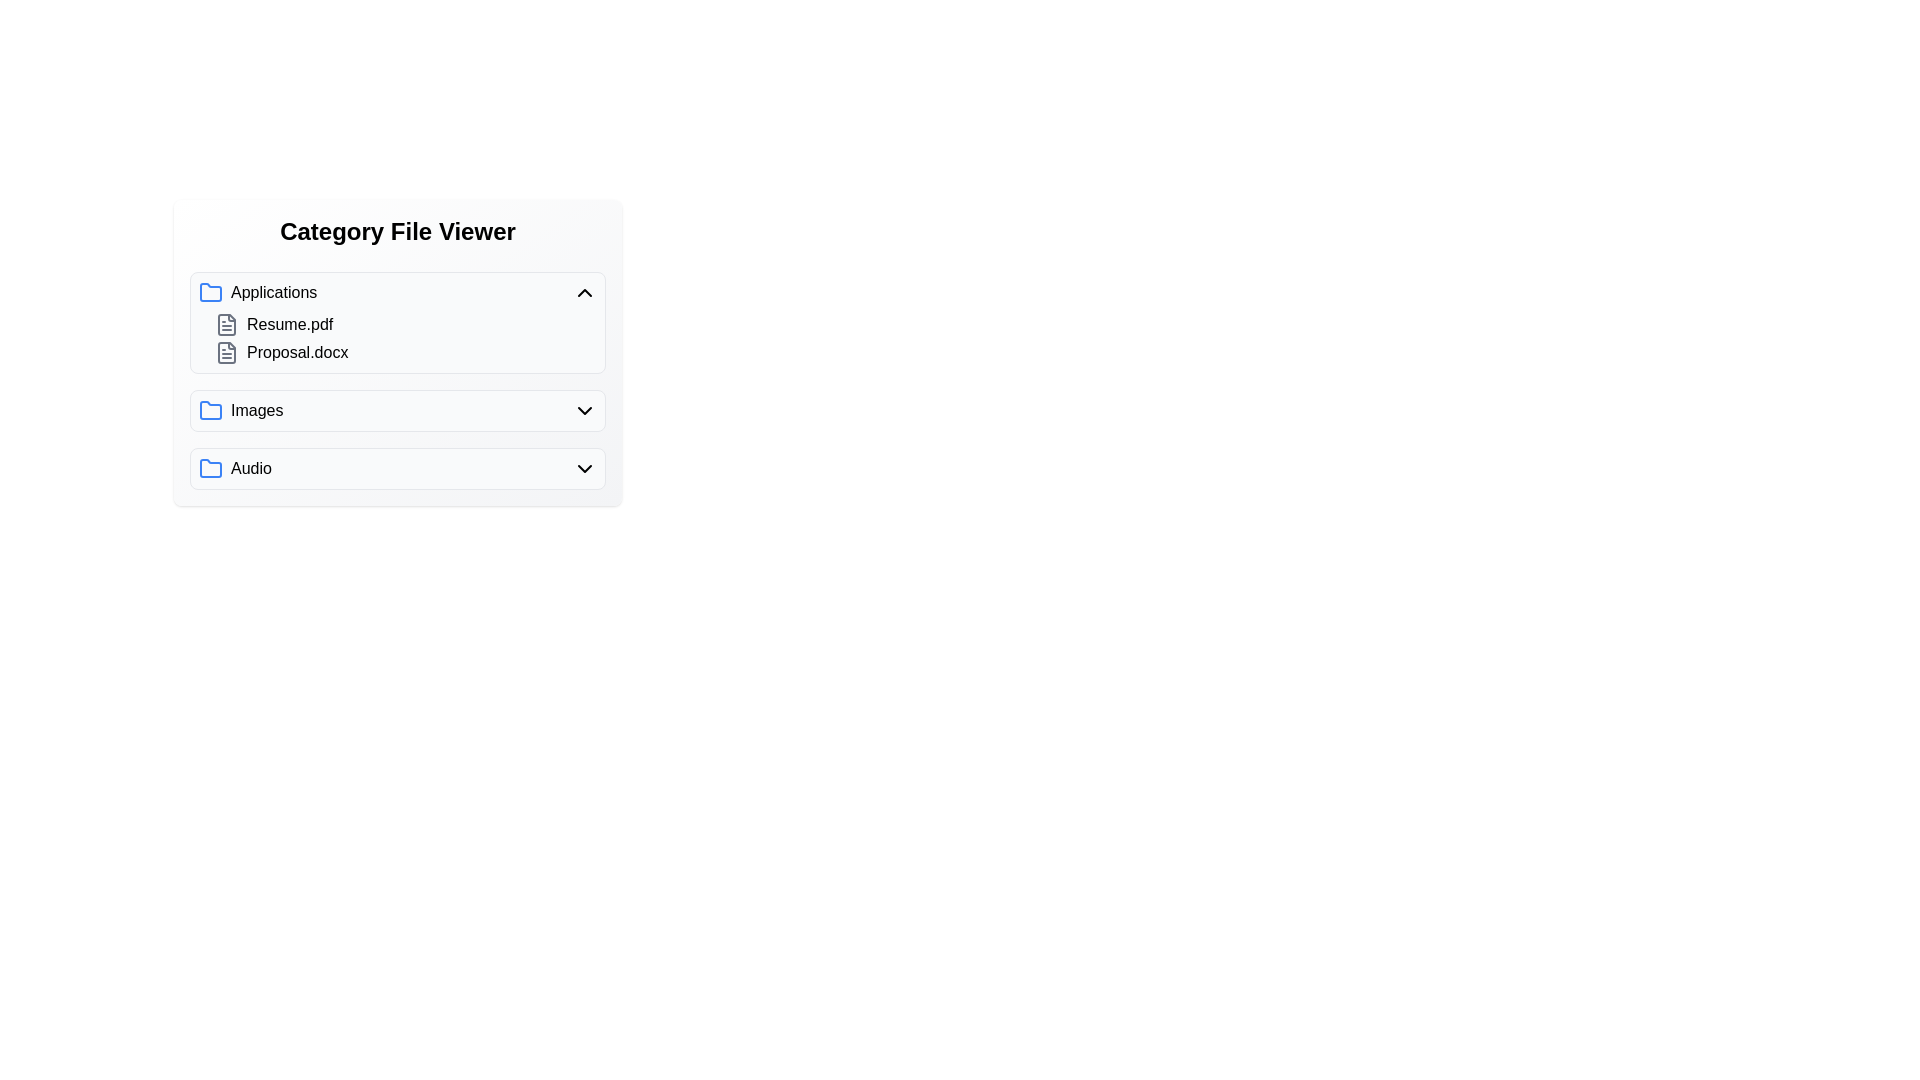  I want to click on the file Resume.pdf within the 'Applications' category, so click(288, 323).